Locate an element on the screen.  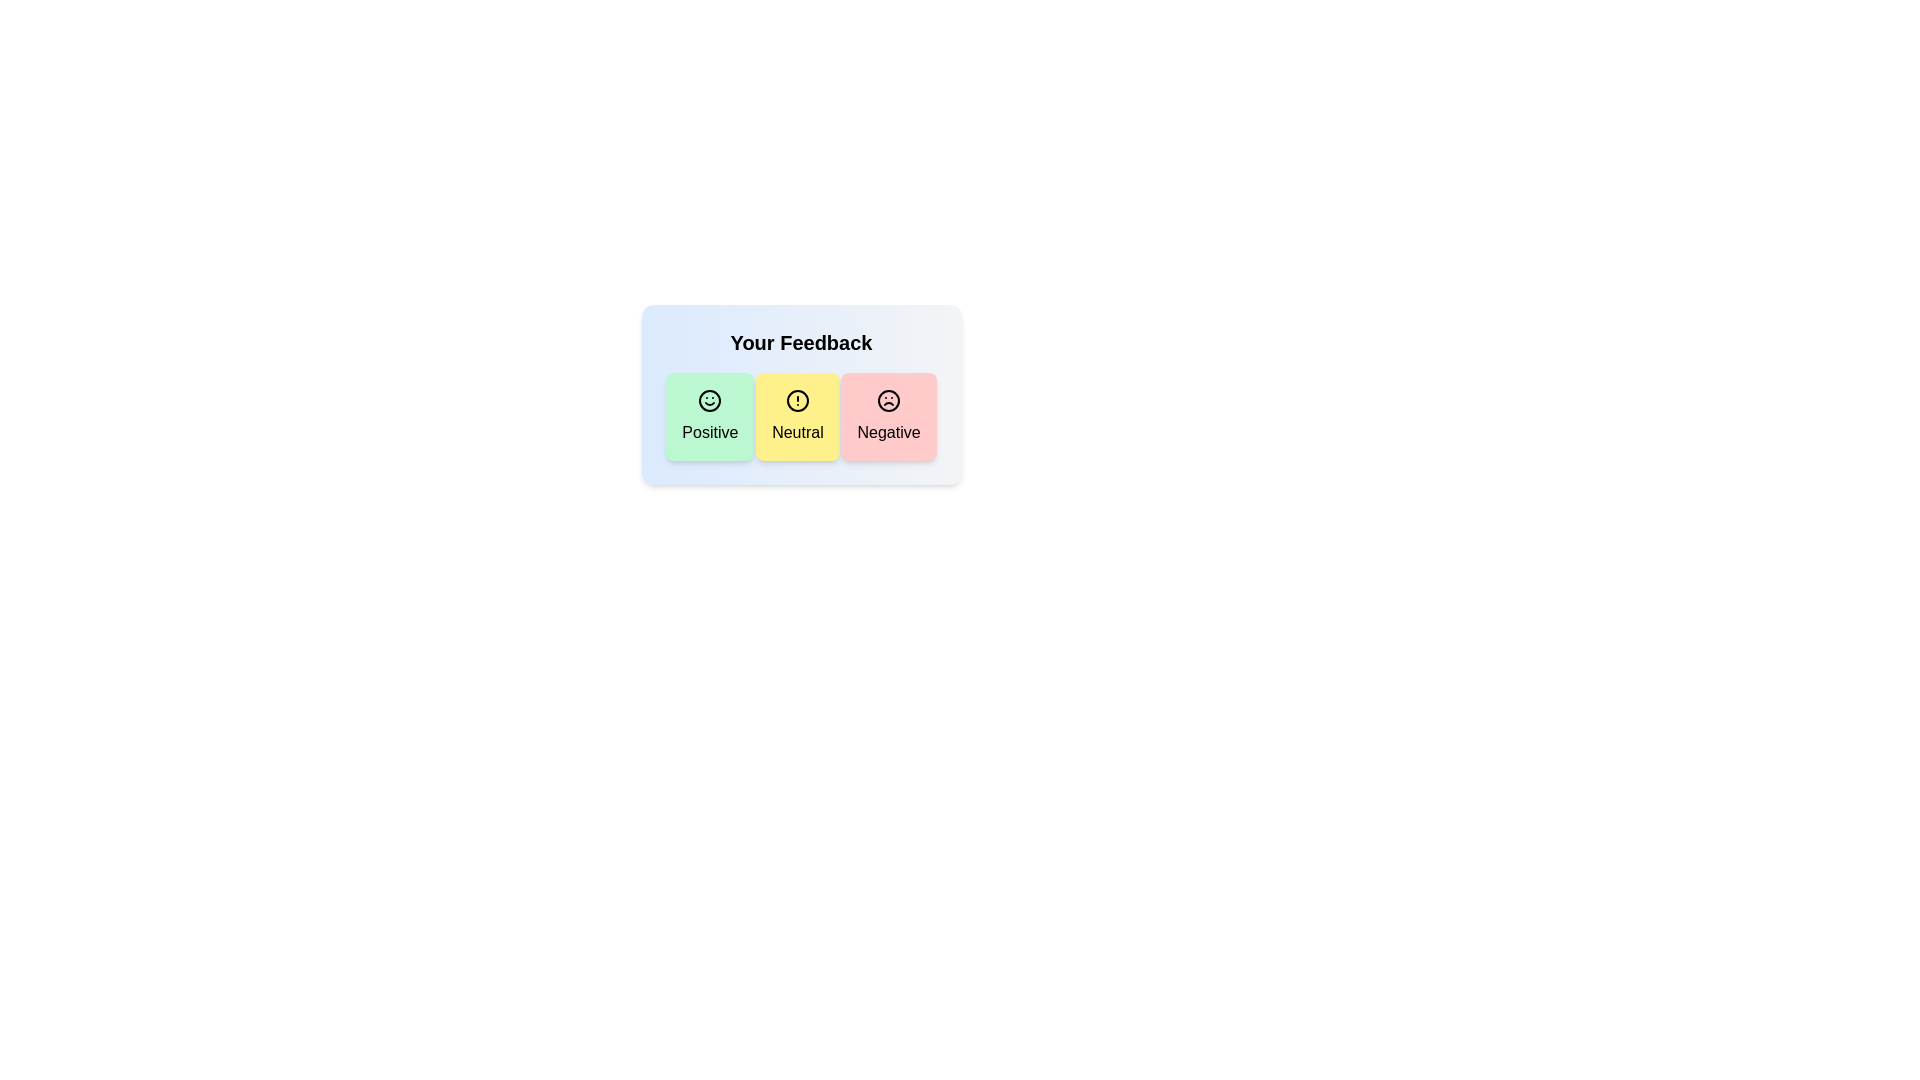
the 'Neutral' feedback button, which is a yellow rectangular button with rounded corners, containing a black exclamation mark and the text 'Neutral' in bold black font is located at coordinates (796, 415).